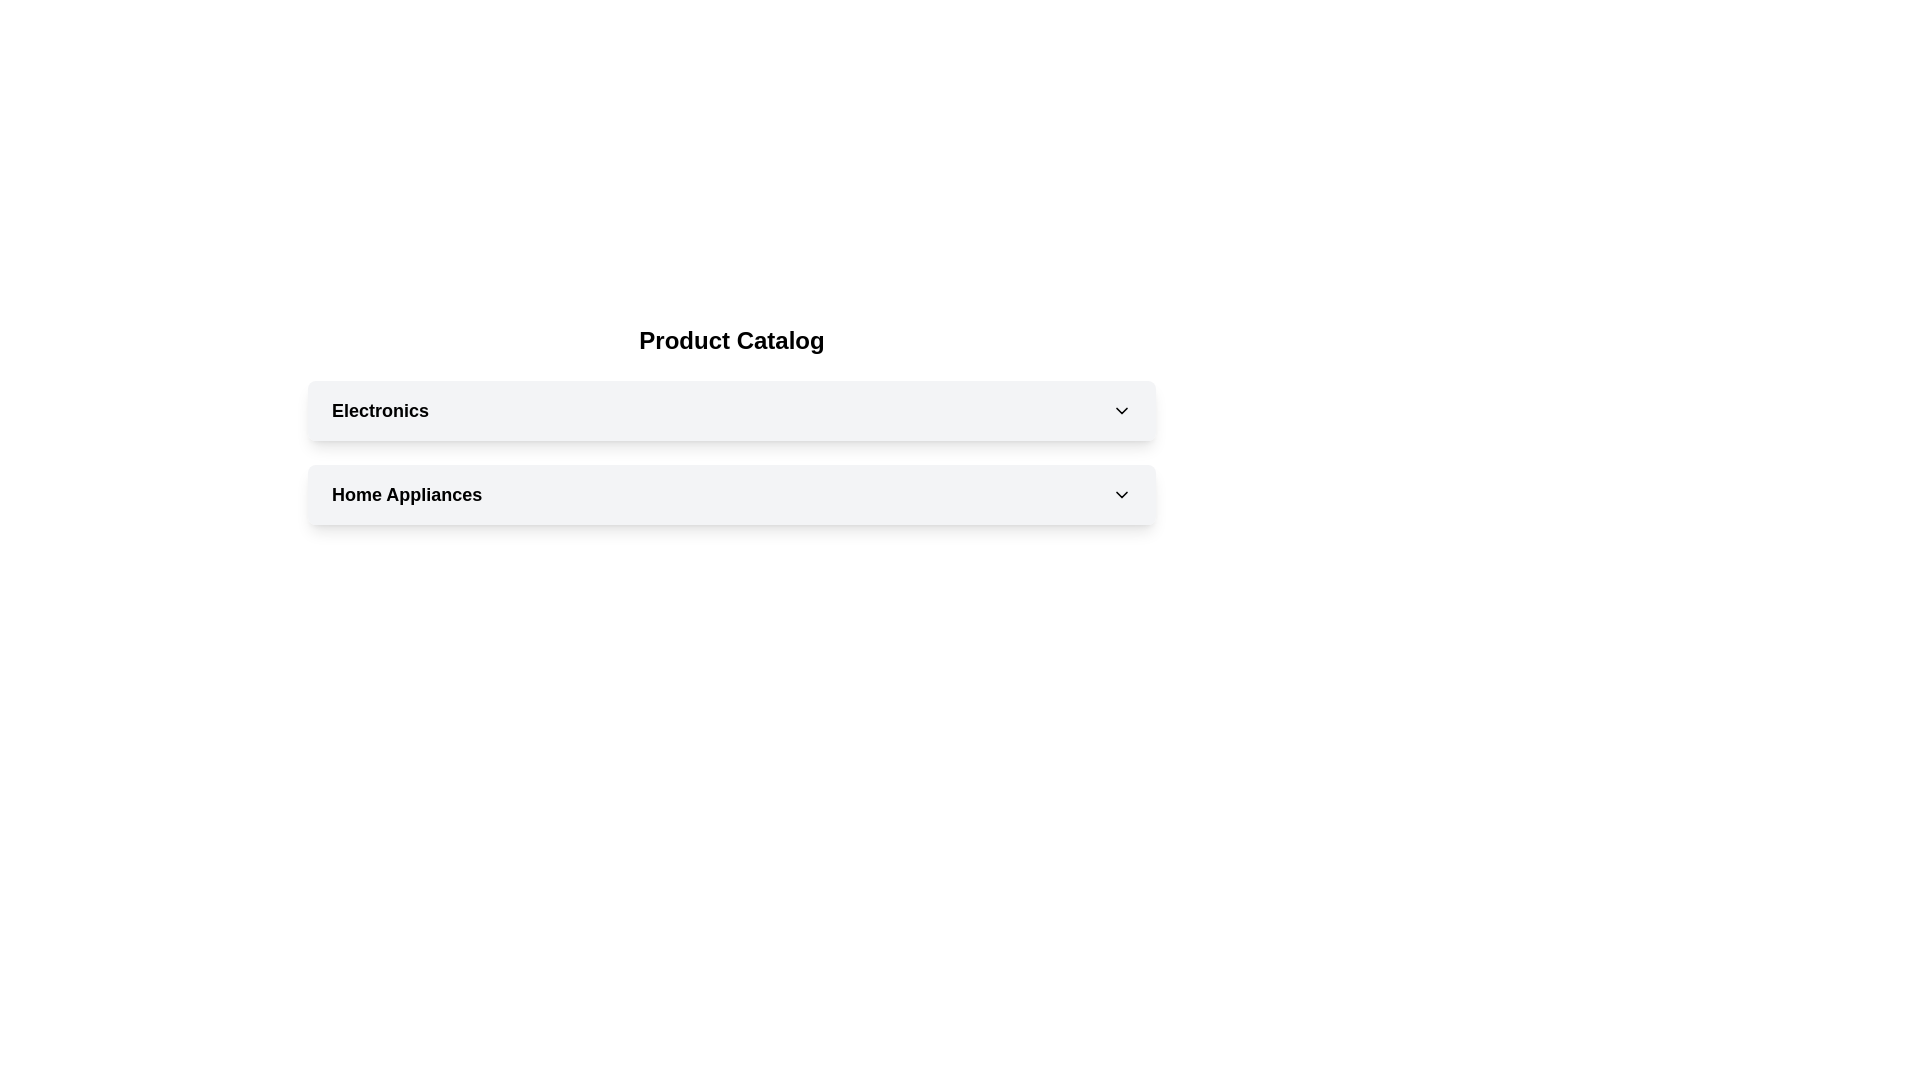 The height and width of the screenshot is (1080, 1920). What do you see at coordinates (406, 494) in the screenshot?
I see `the 'Home Appliances' text label by moving the cursor to its center point for interaction` at bounding box center [406, 494].